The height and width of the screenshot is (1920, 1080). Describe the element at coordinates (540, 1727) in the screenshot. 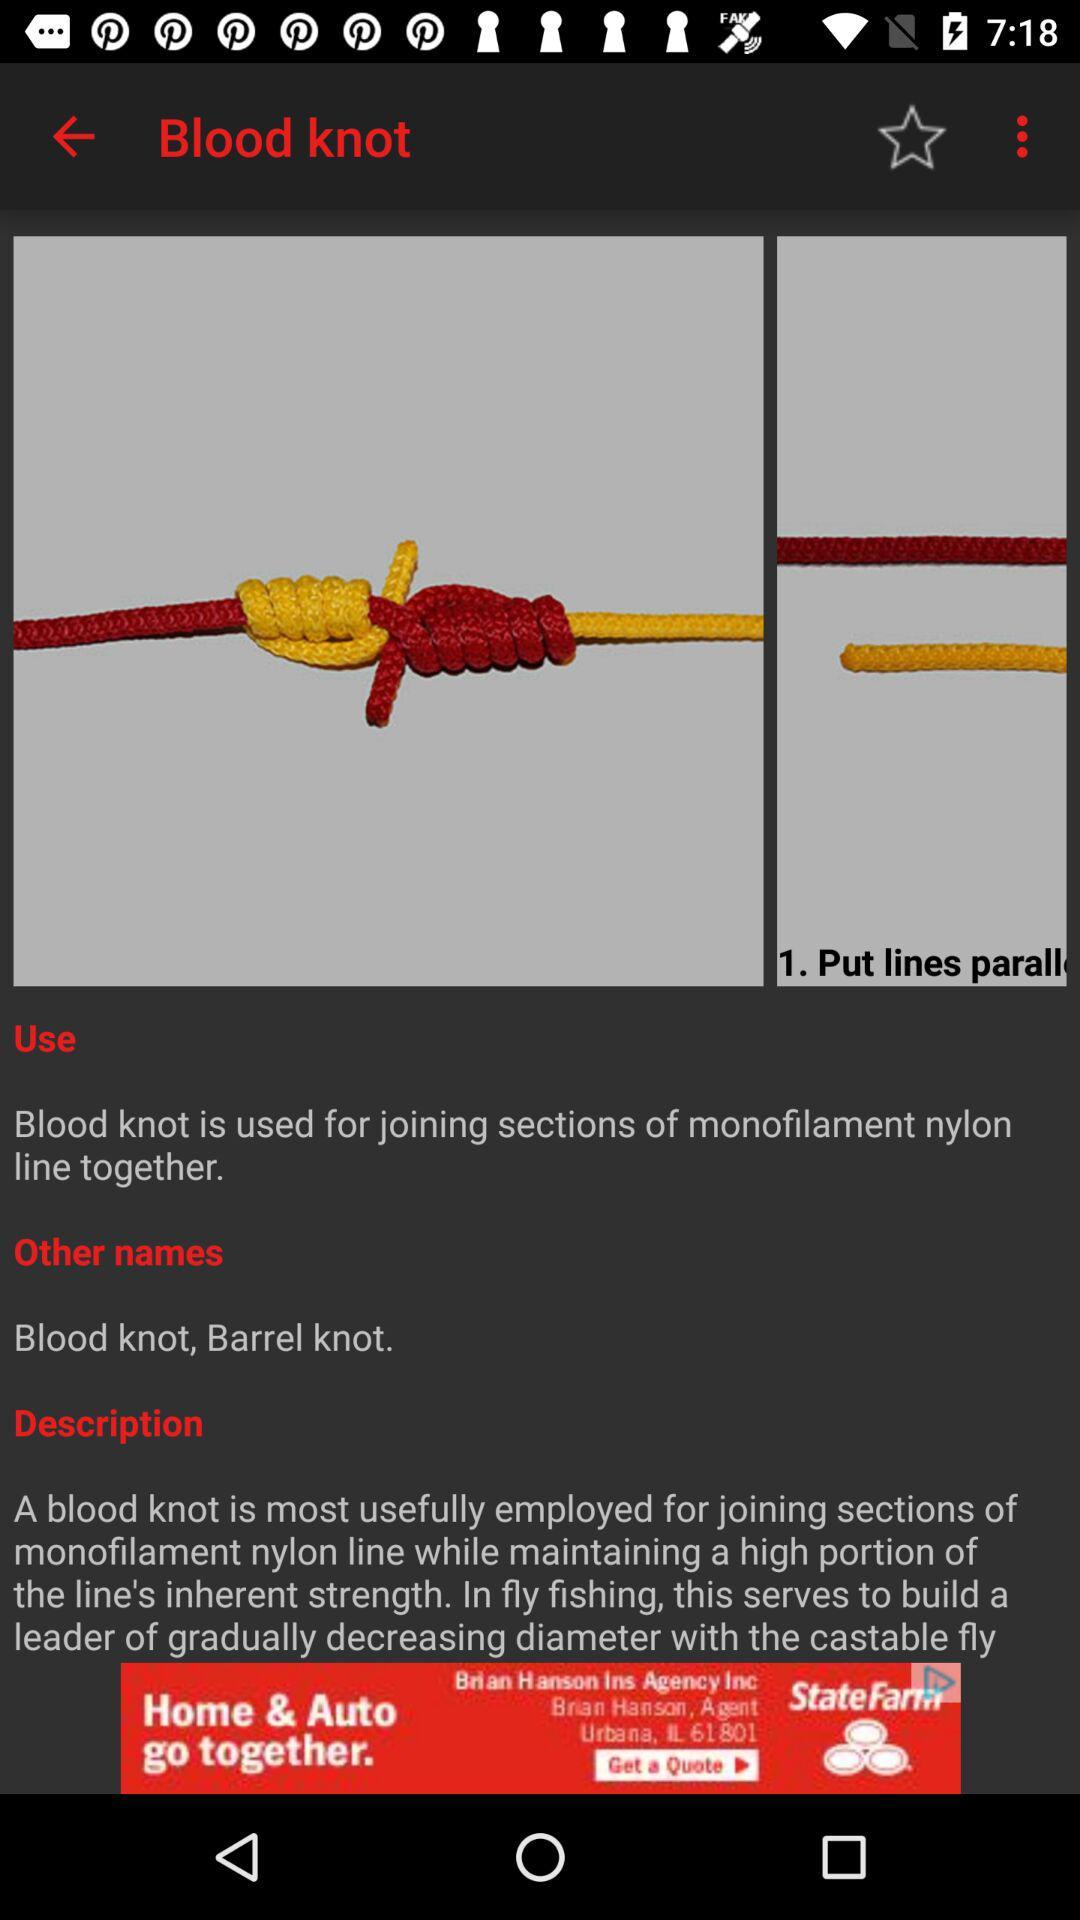

I see `the advertisement` at that location.